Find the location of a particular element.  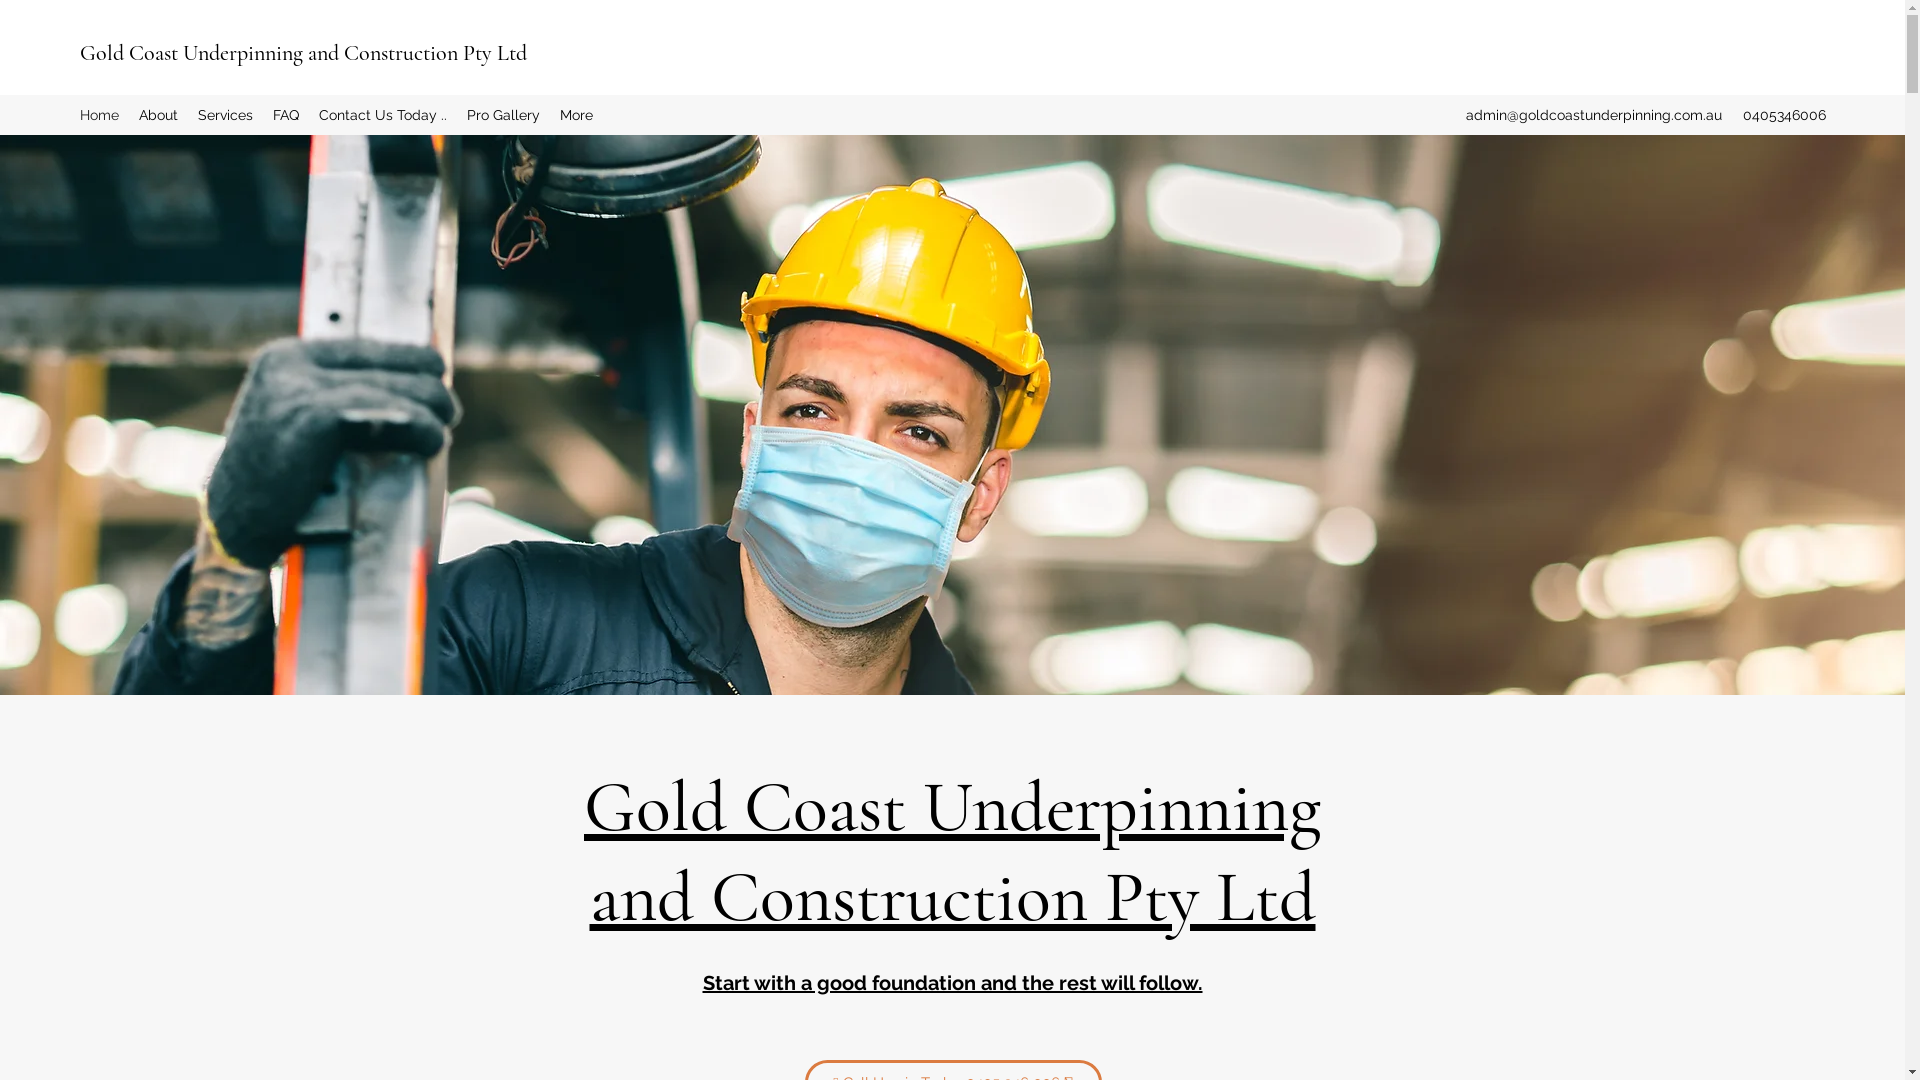

'Services' is located at coordinates (225, 115).